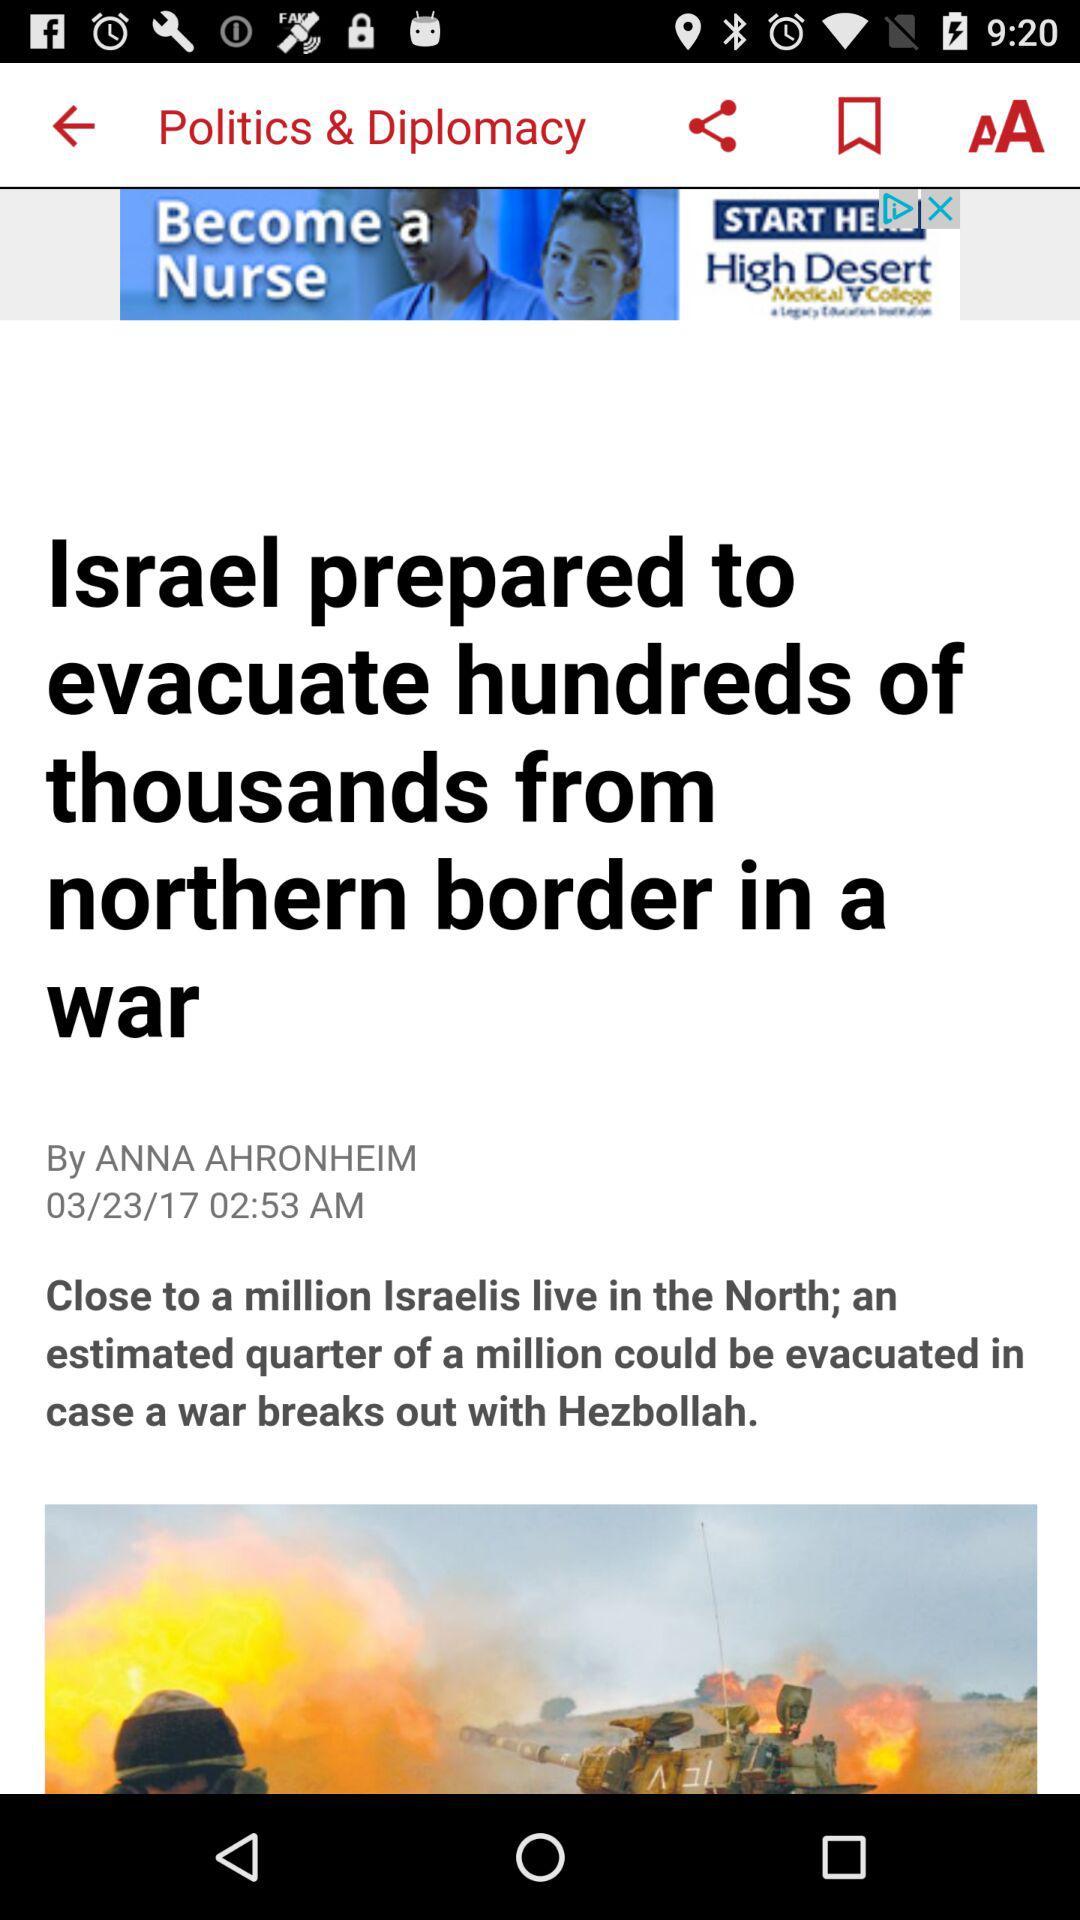 Image resolution: width=1080 pixels, height=1920 pixels. What do you see at coordinates (858, 124) in the screenshot?
I see `bookmark page` at bounding box center [858, 124].